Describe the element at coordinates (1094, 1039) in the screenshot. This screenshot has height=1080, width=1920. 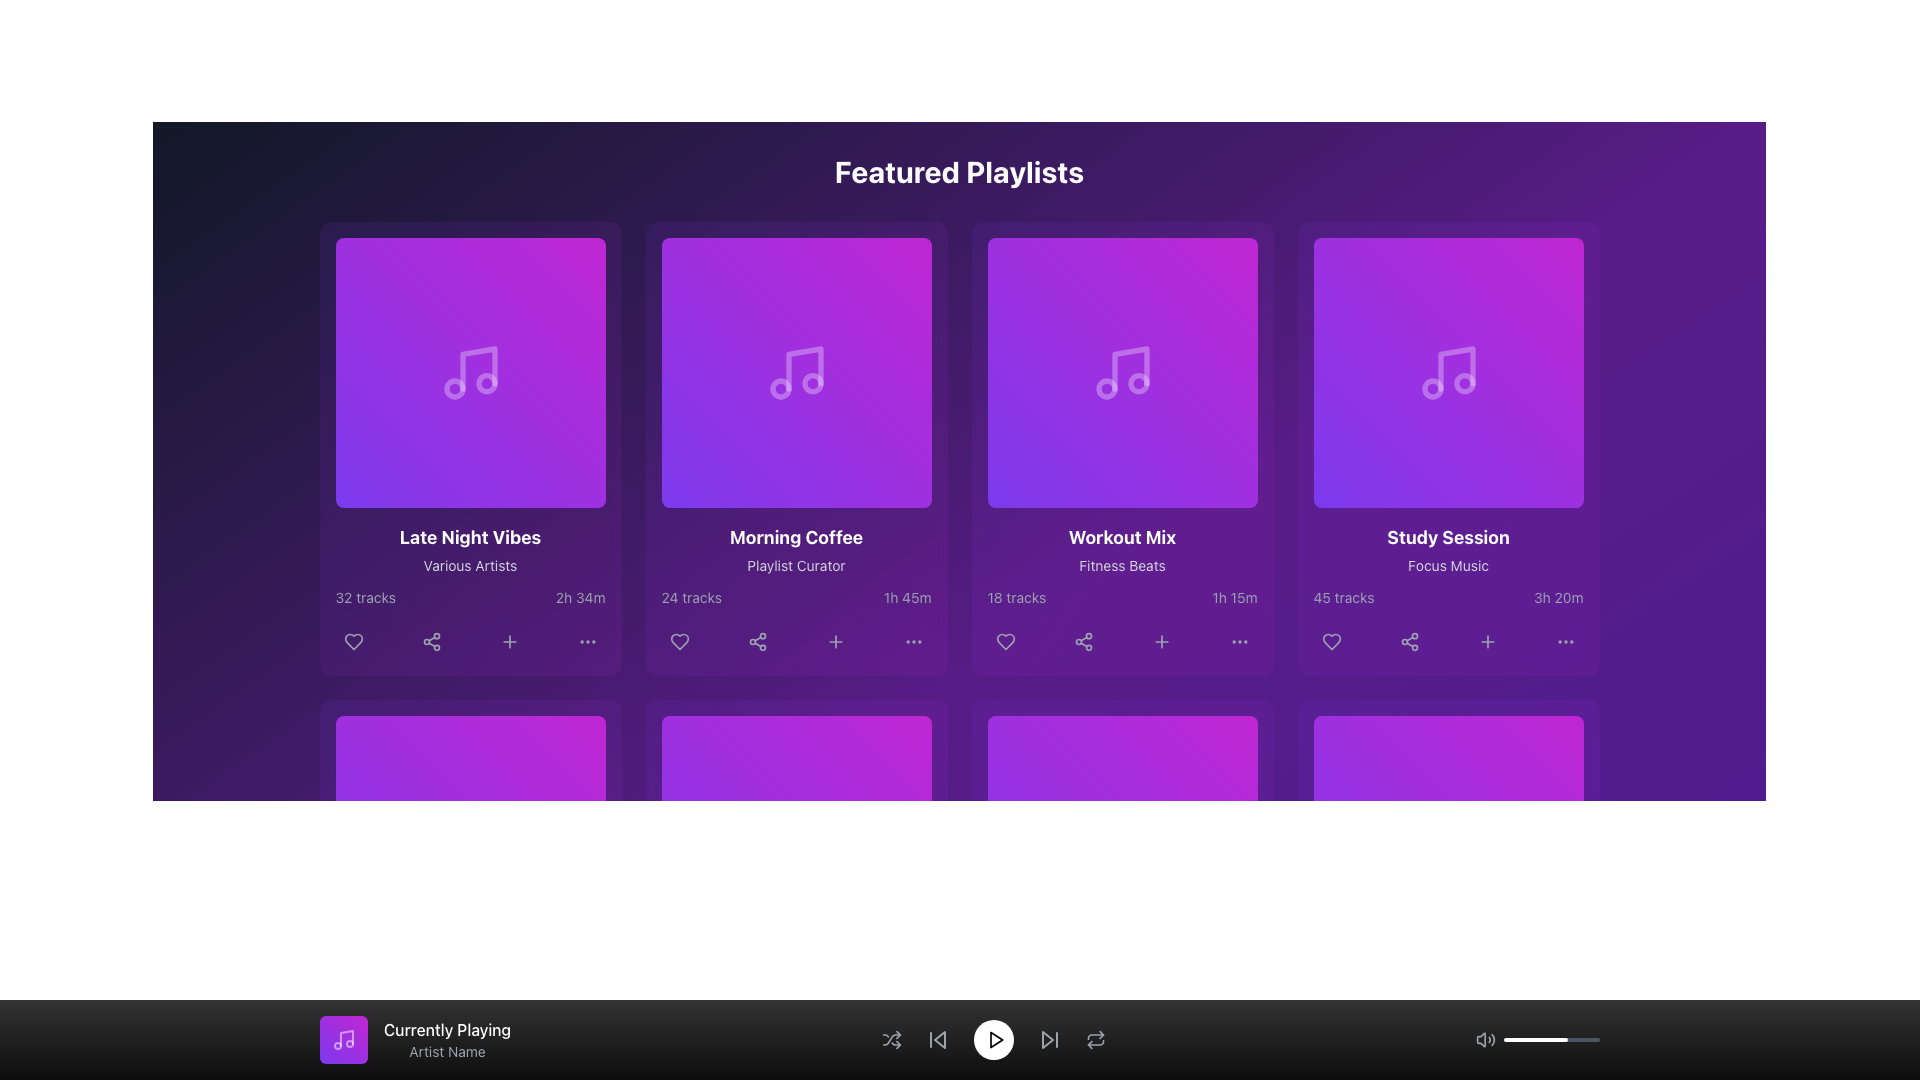
I see `the repeat button located at the far right of the control bar in the media player` at that location.